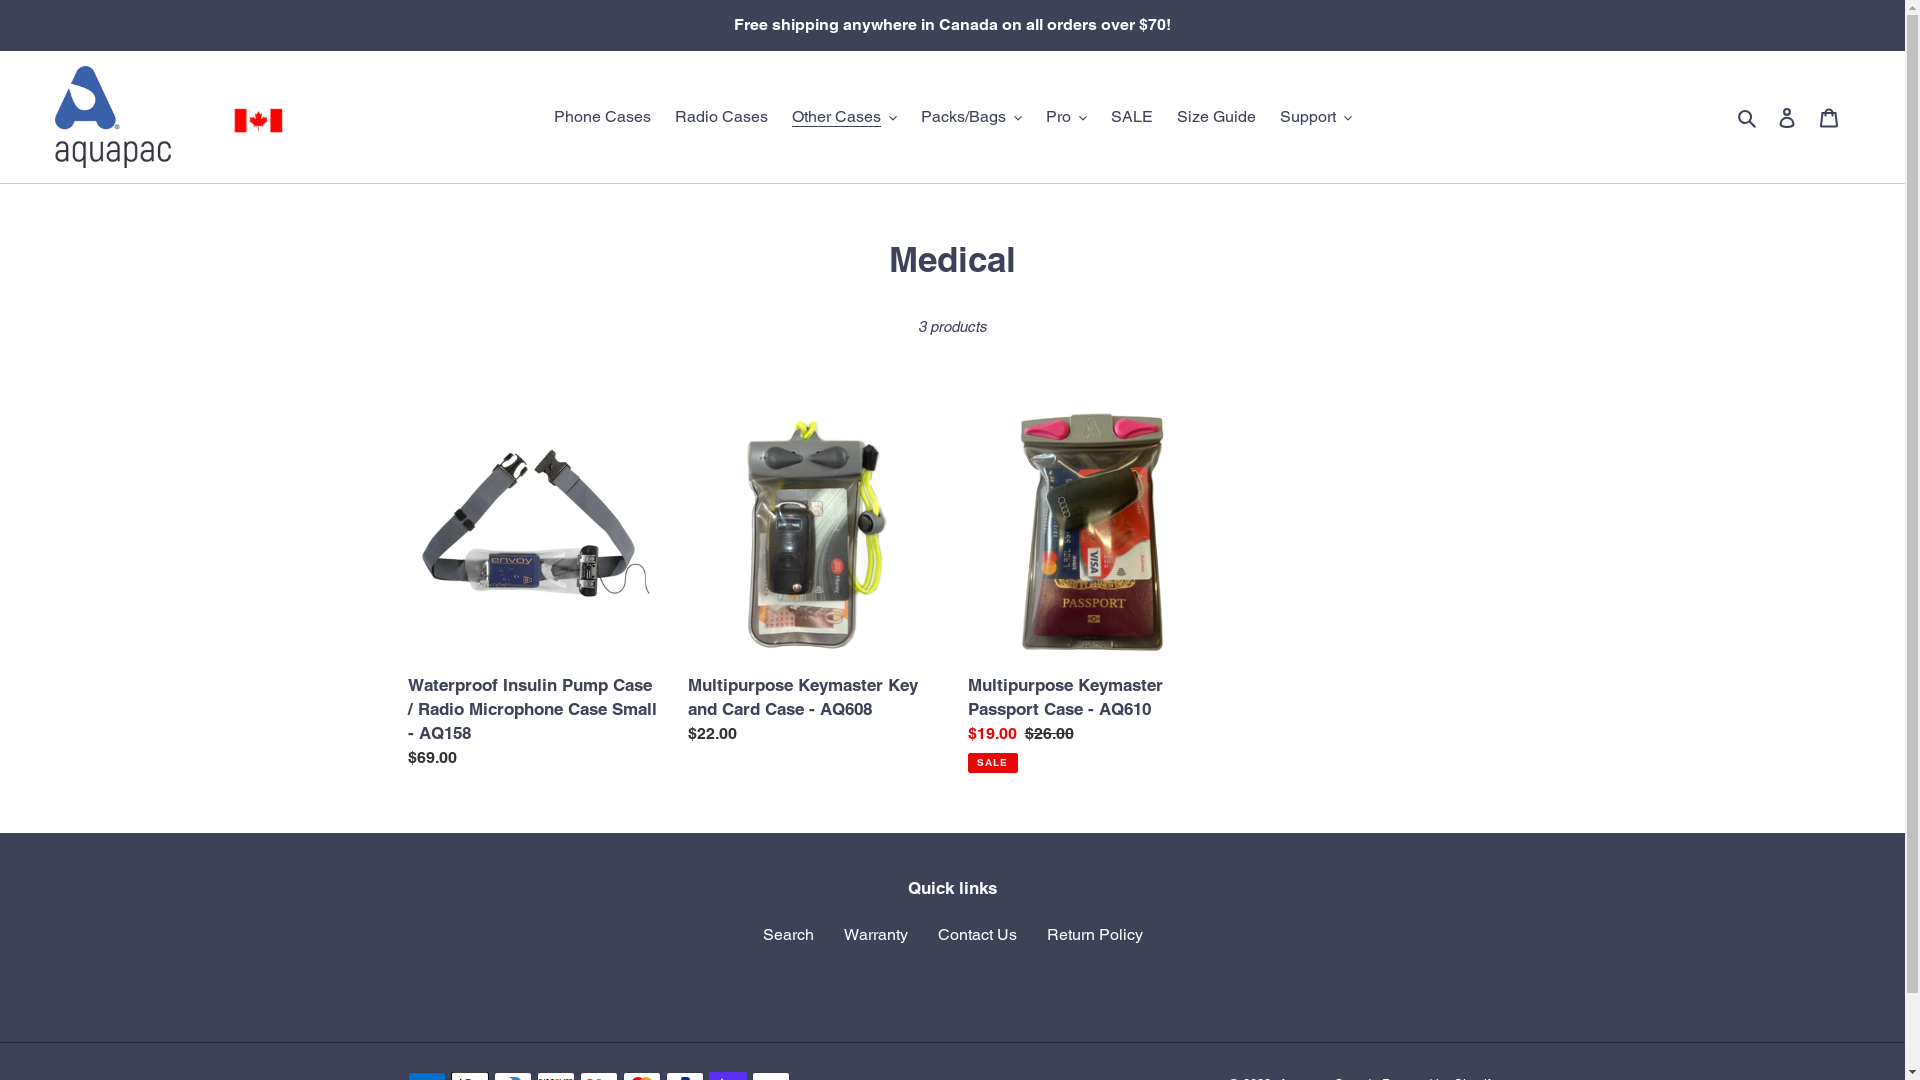  Describe the element at coordinates (844, 116) in the screenshot. I see `'Other Cases'` at that location.